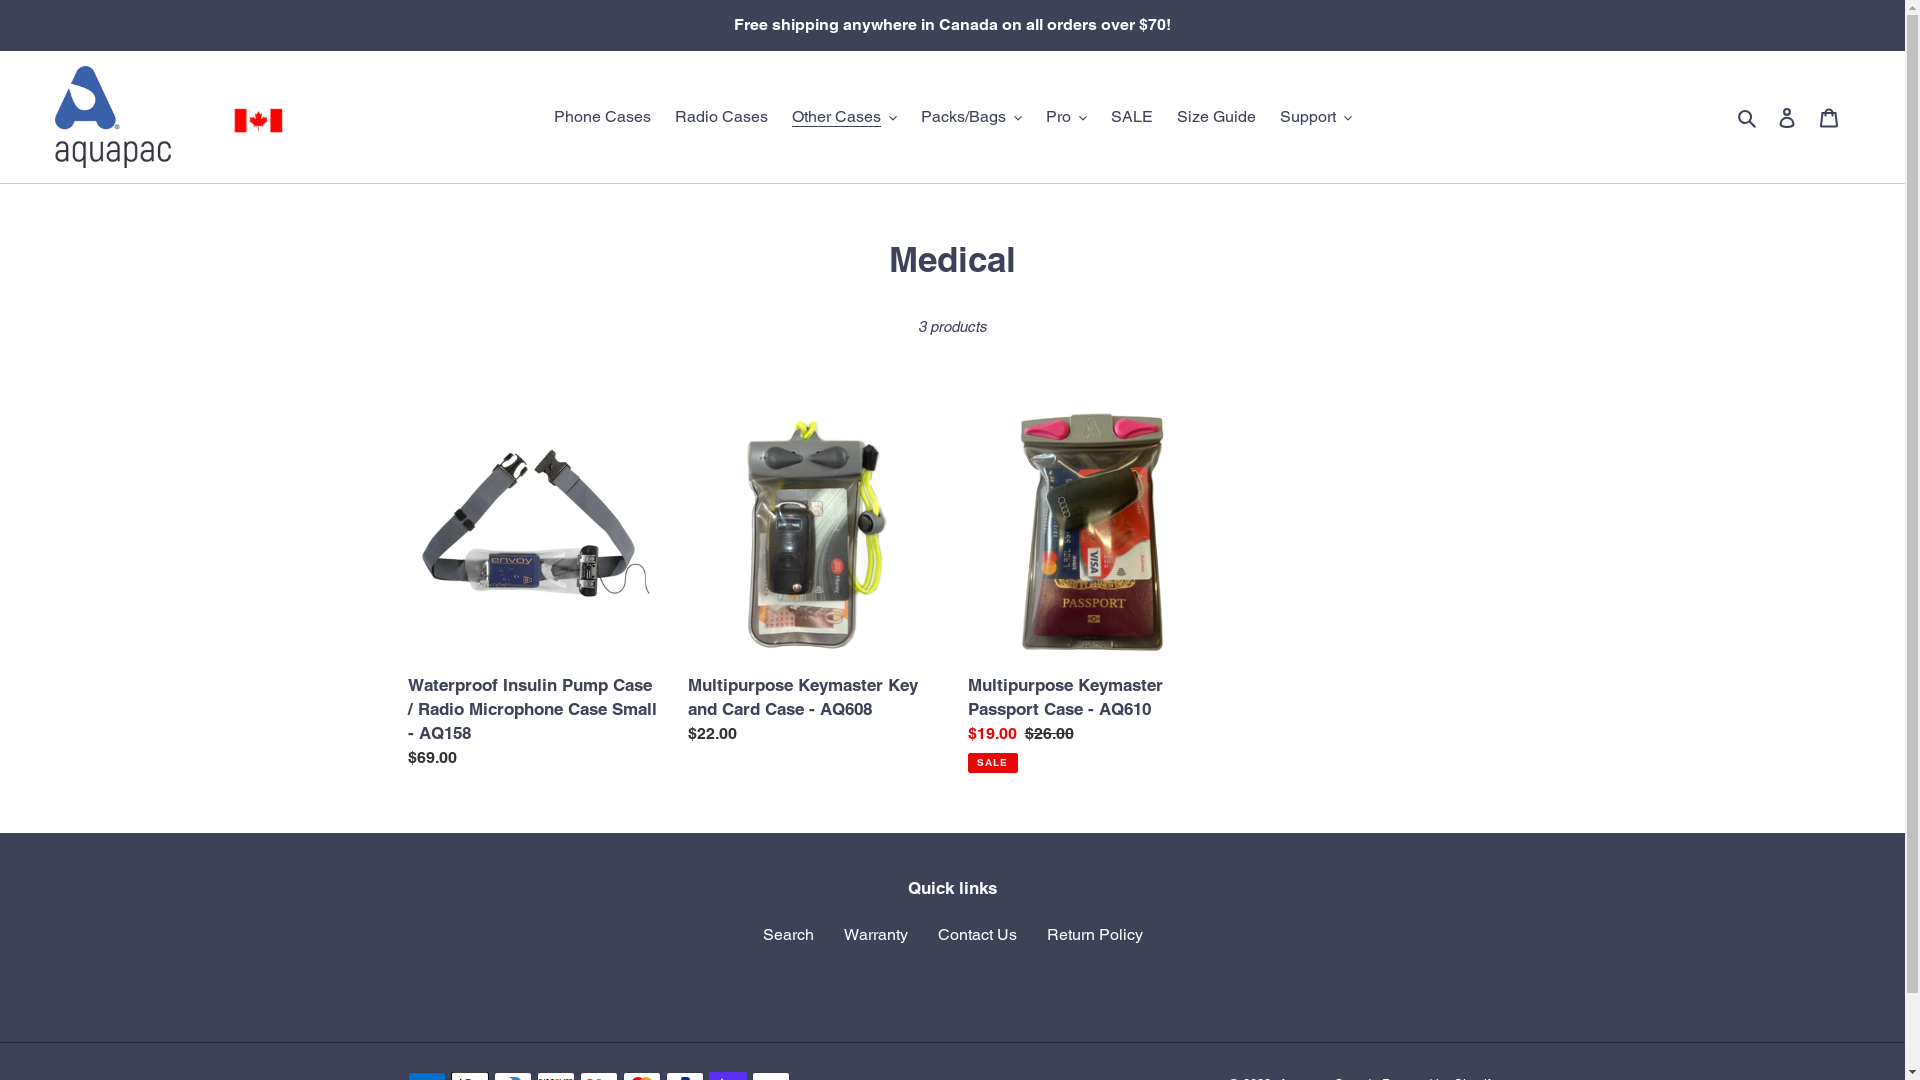  Describe the element at coordinates (844, 116) in the screenshot. I see `'Other Cases'` at that location.